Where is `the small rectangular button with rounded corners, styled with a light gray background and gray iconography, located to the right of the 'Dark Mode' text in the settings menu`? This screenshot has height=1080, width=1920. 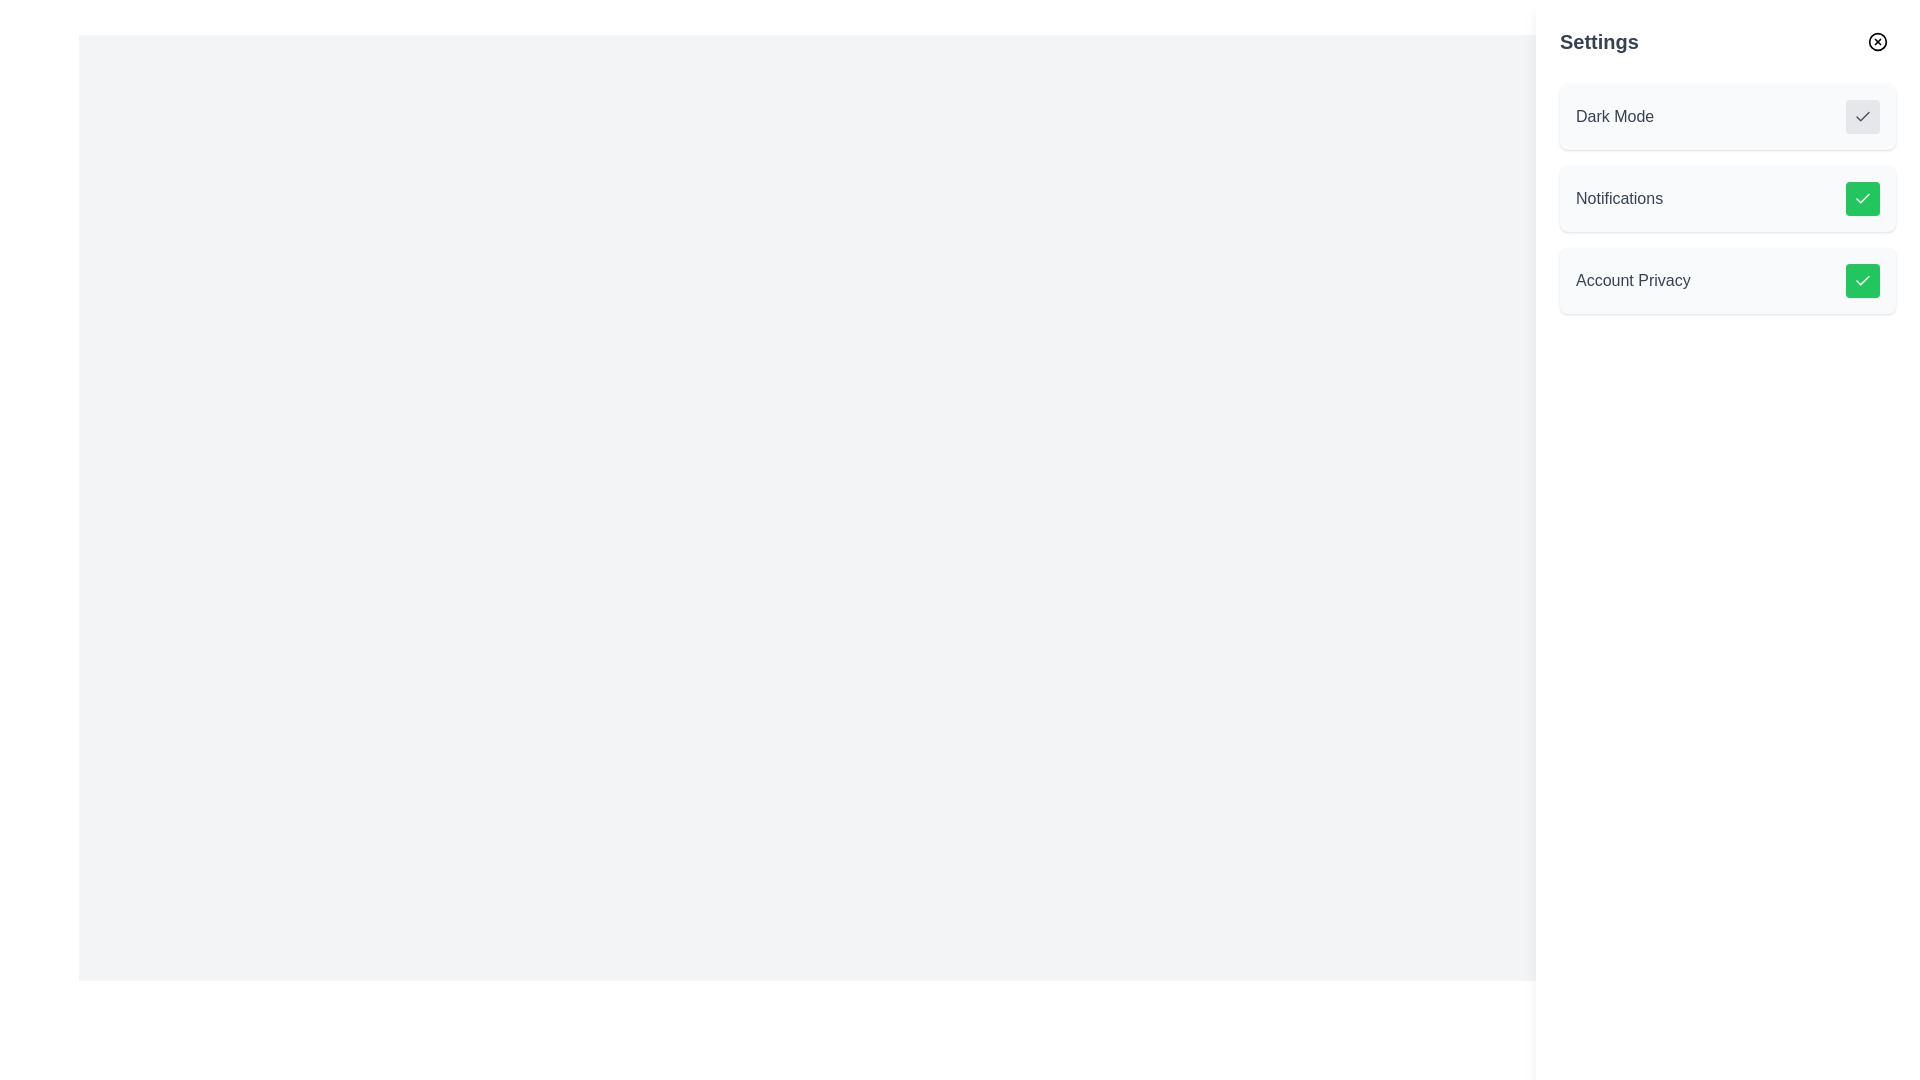
the small rectangular button with rounded corners, styled with a light gray background and gray iconography, located to the right of the 'Dark Mode' text in the settings menu is located at coordinates (1861, 116).